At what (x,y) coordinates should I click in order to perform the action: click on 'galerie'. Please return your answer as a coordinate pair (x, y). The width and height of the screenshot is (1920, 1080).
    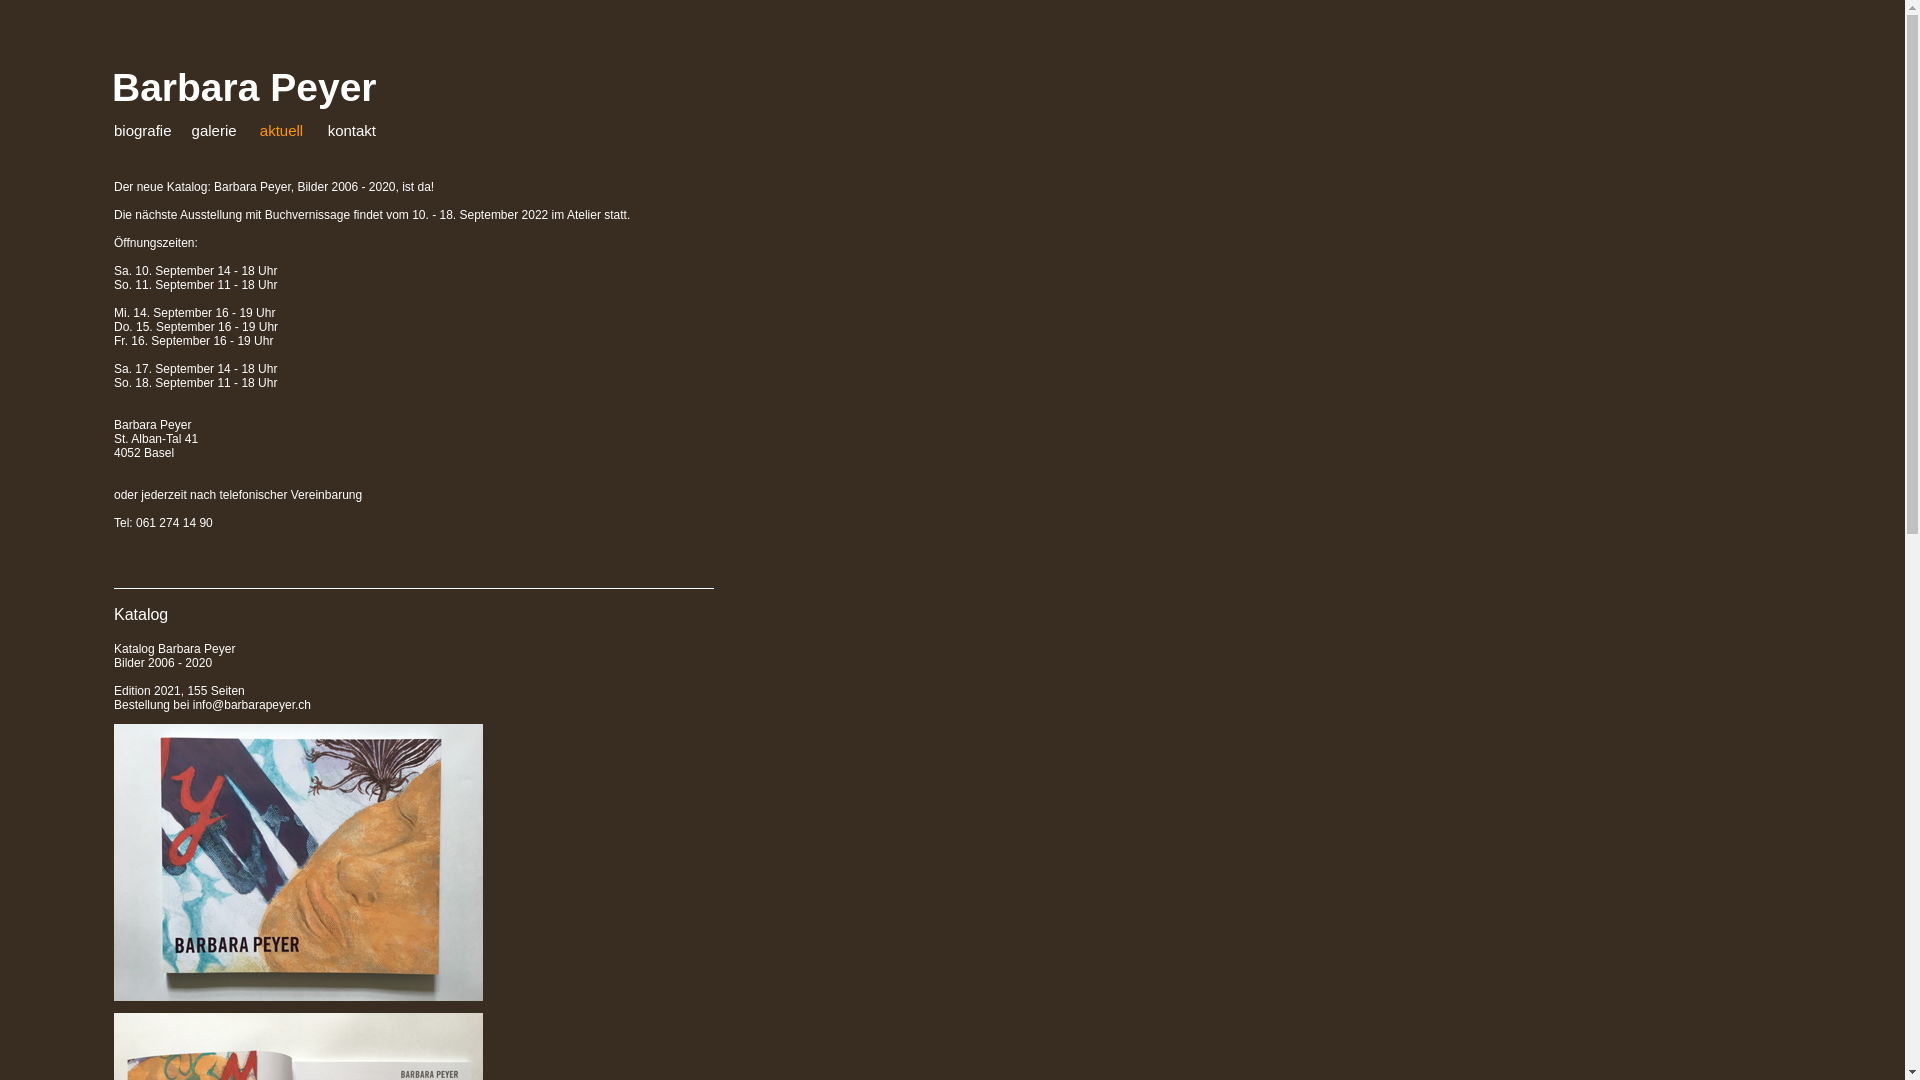
    Looking at the image, I should click on (214, 130).